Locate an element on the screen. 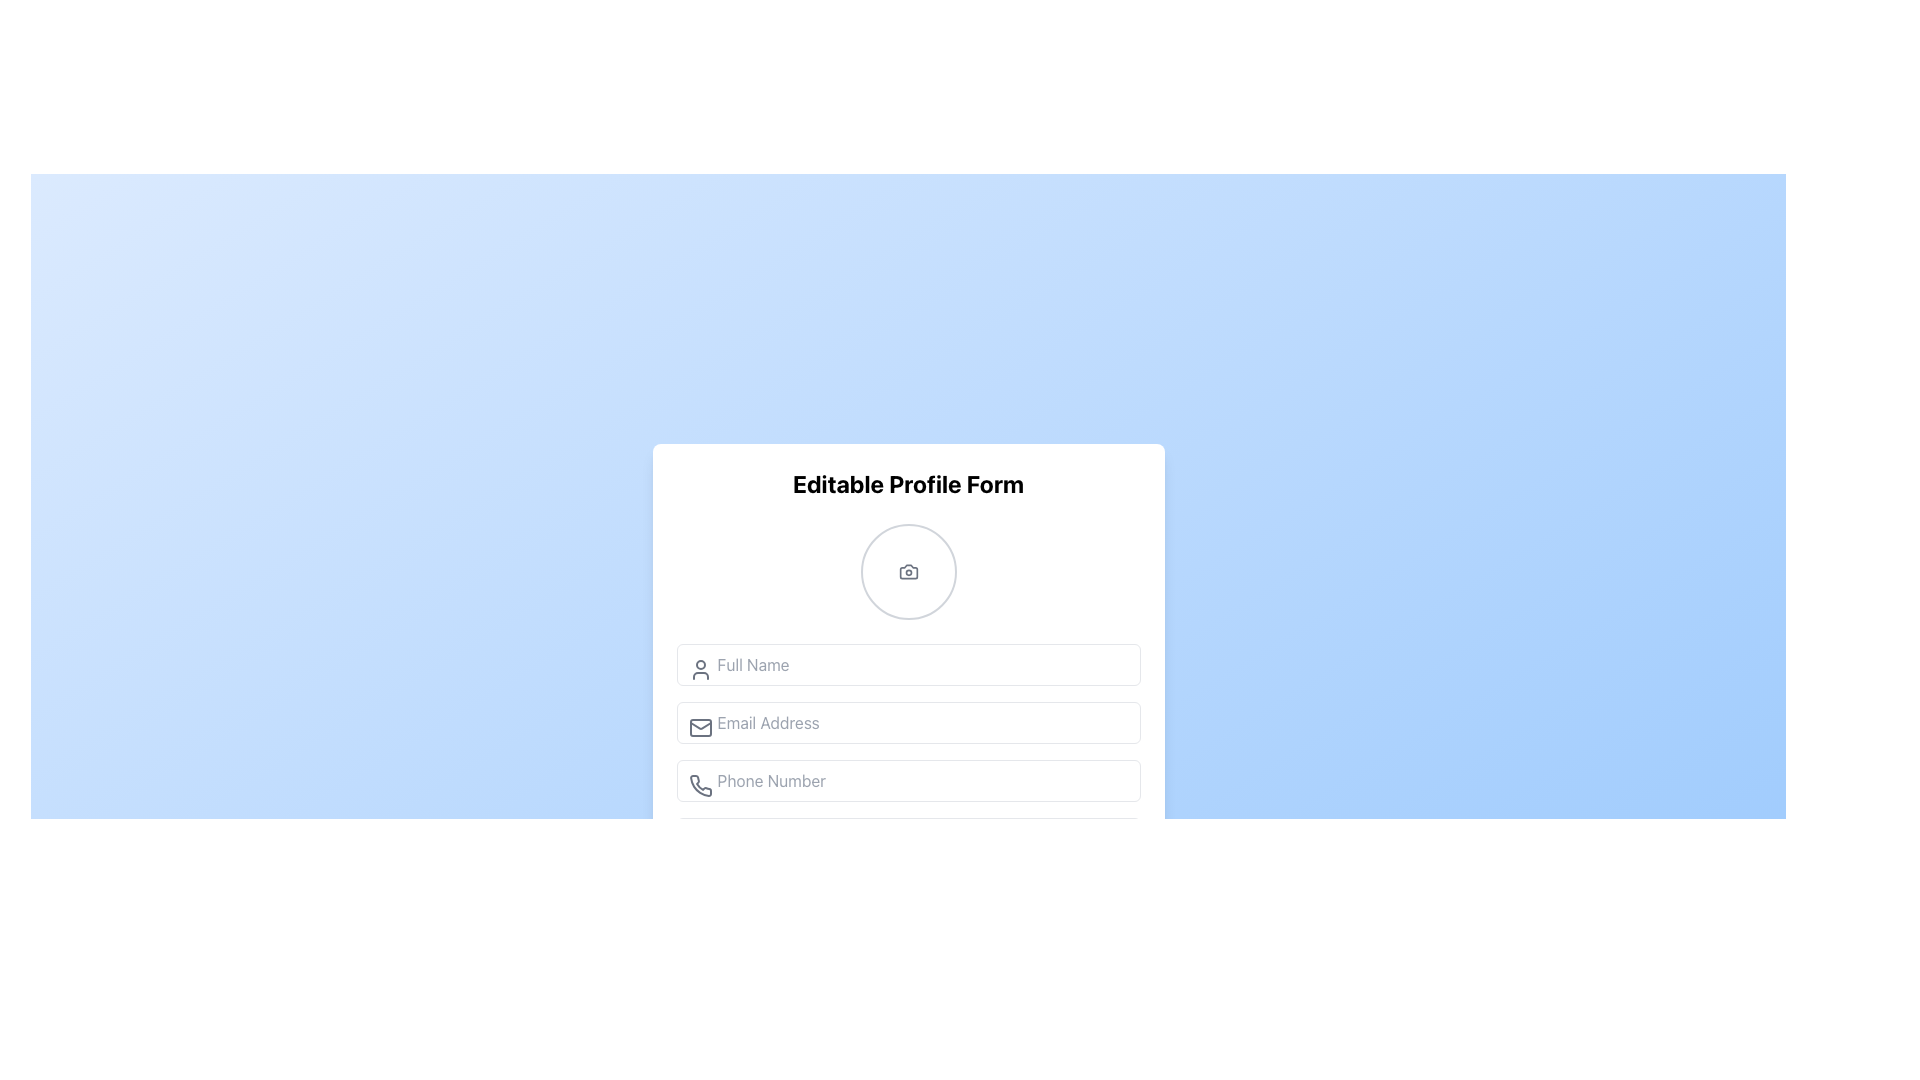  the button located below the 'Editable Profile Form' title to upload an image, identified by its camera icon is located at coordinates (907, 571).